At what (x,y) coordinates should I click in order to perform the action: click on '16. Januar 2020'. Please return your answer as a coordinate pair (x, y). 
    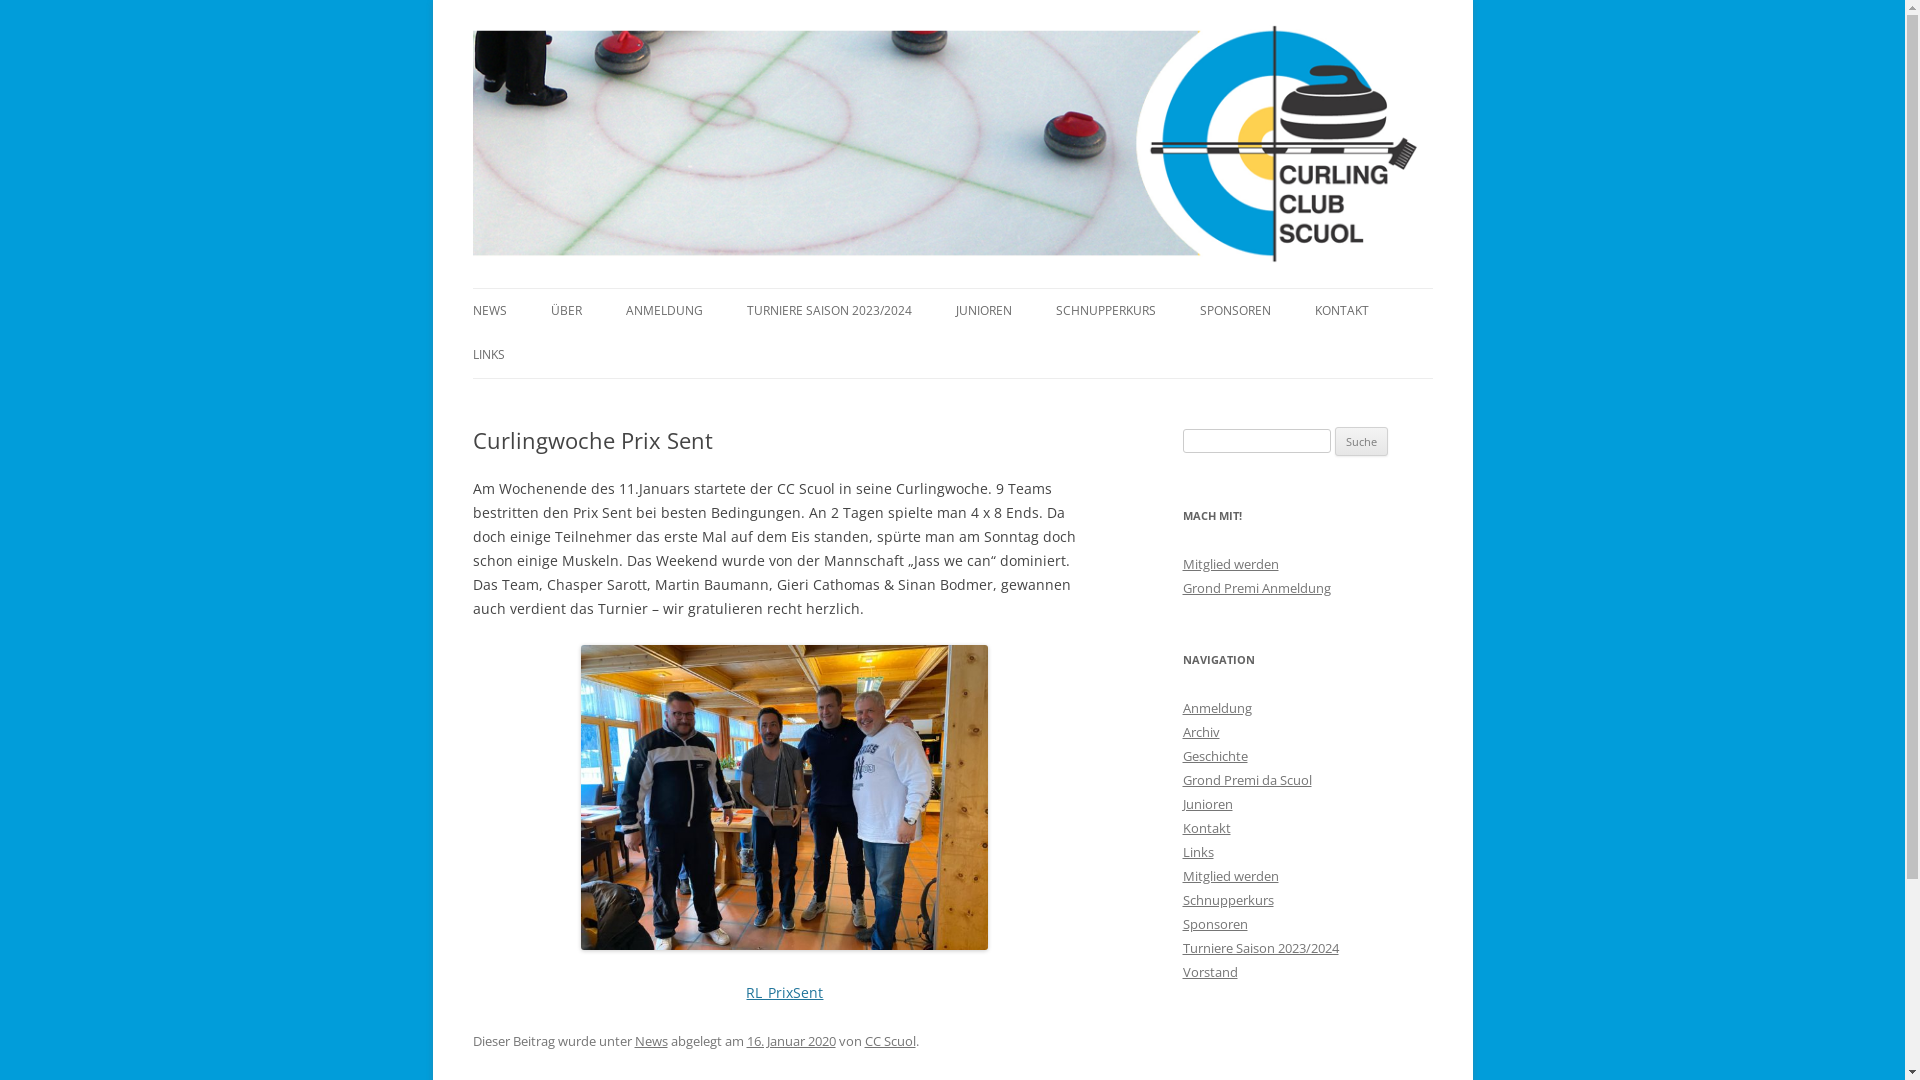
    Looking at the image, I should click on (789, 1040).